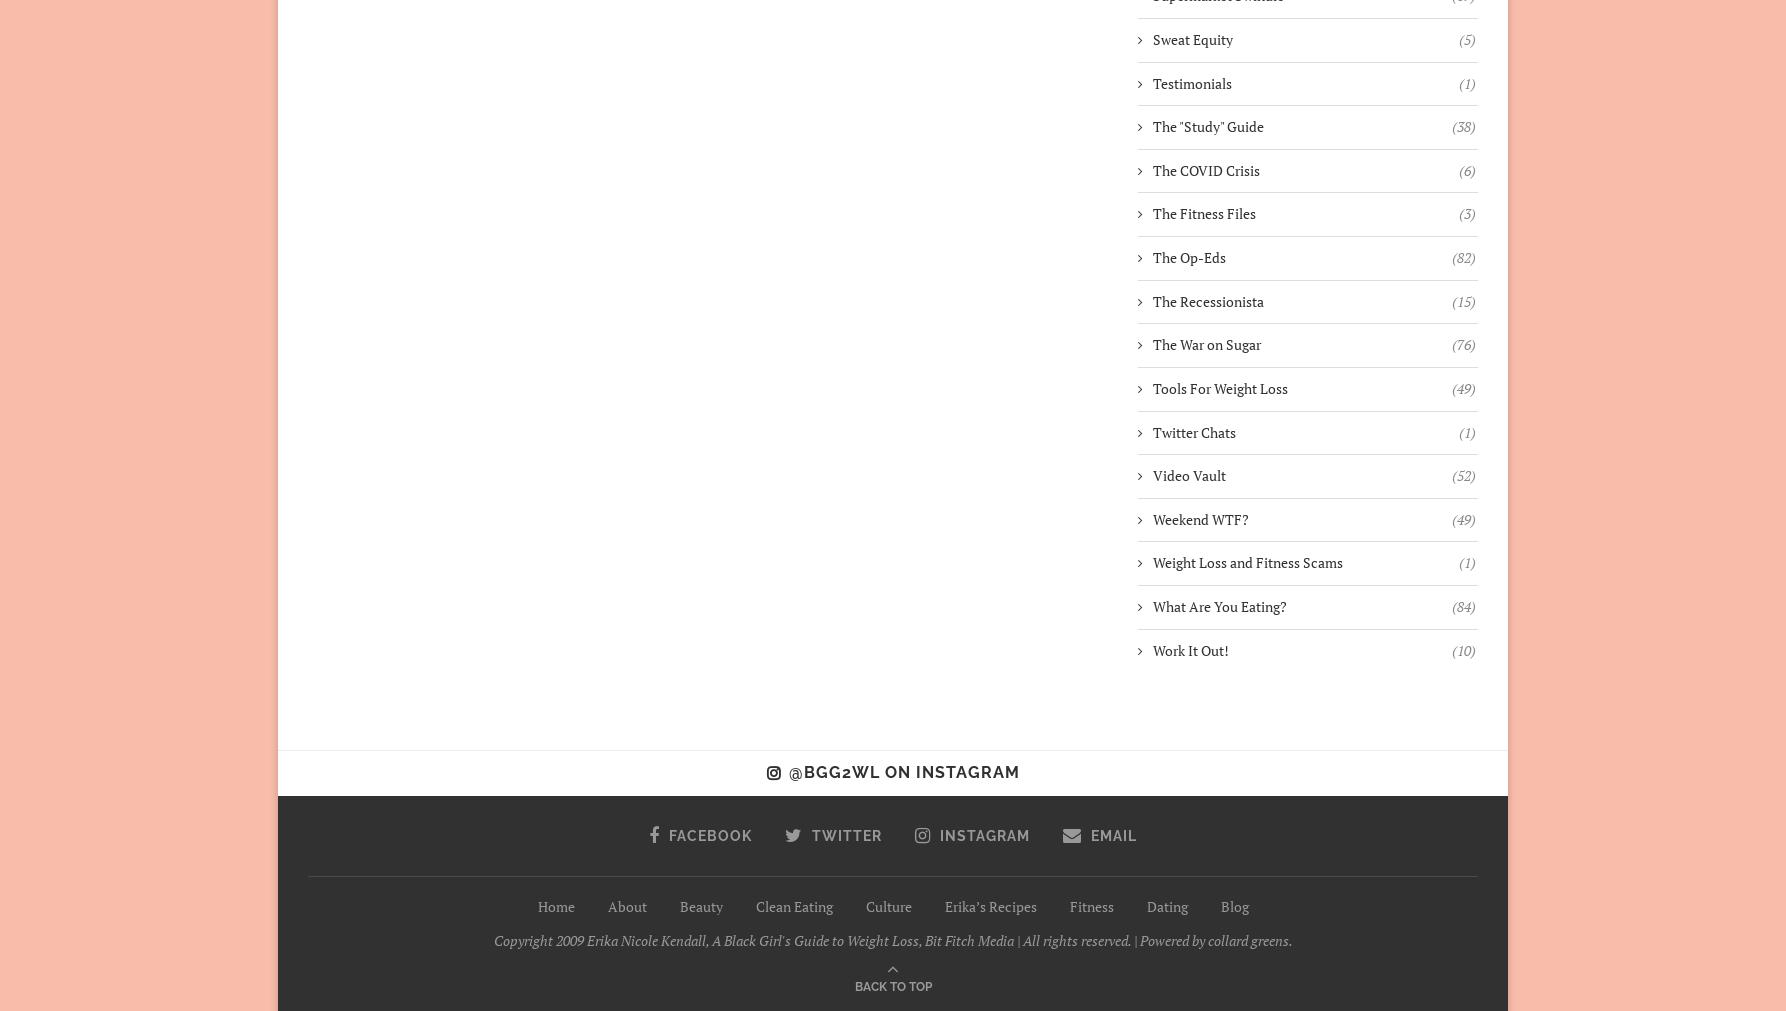 The image size is (1786, 1011). Describe the element at coordinates (626, 905) in the screenshot. I see `'About'` at that location.